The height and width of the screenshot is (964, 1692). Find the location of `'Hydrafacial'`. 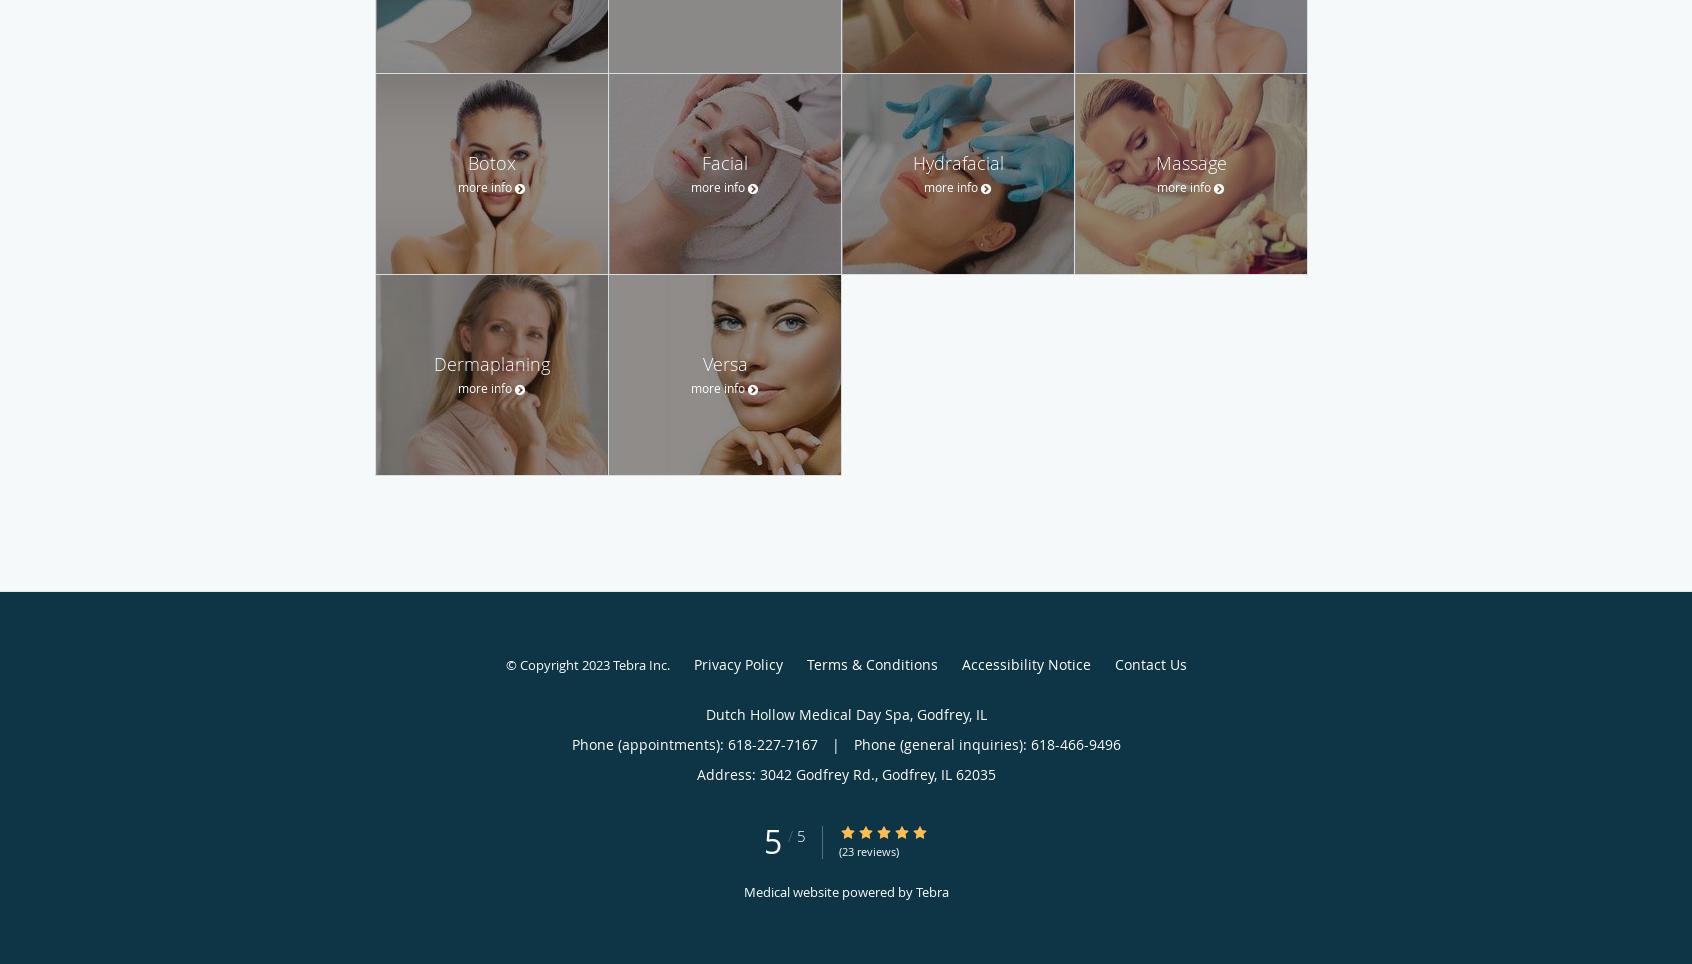

'Hydrafacial' is located at coordinates (957, 162).